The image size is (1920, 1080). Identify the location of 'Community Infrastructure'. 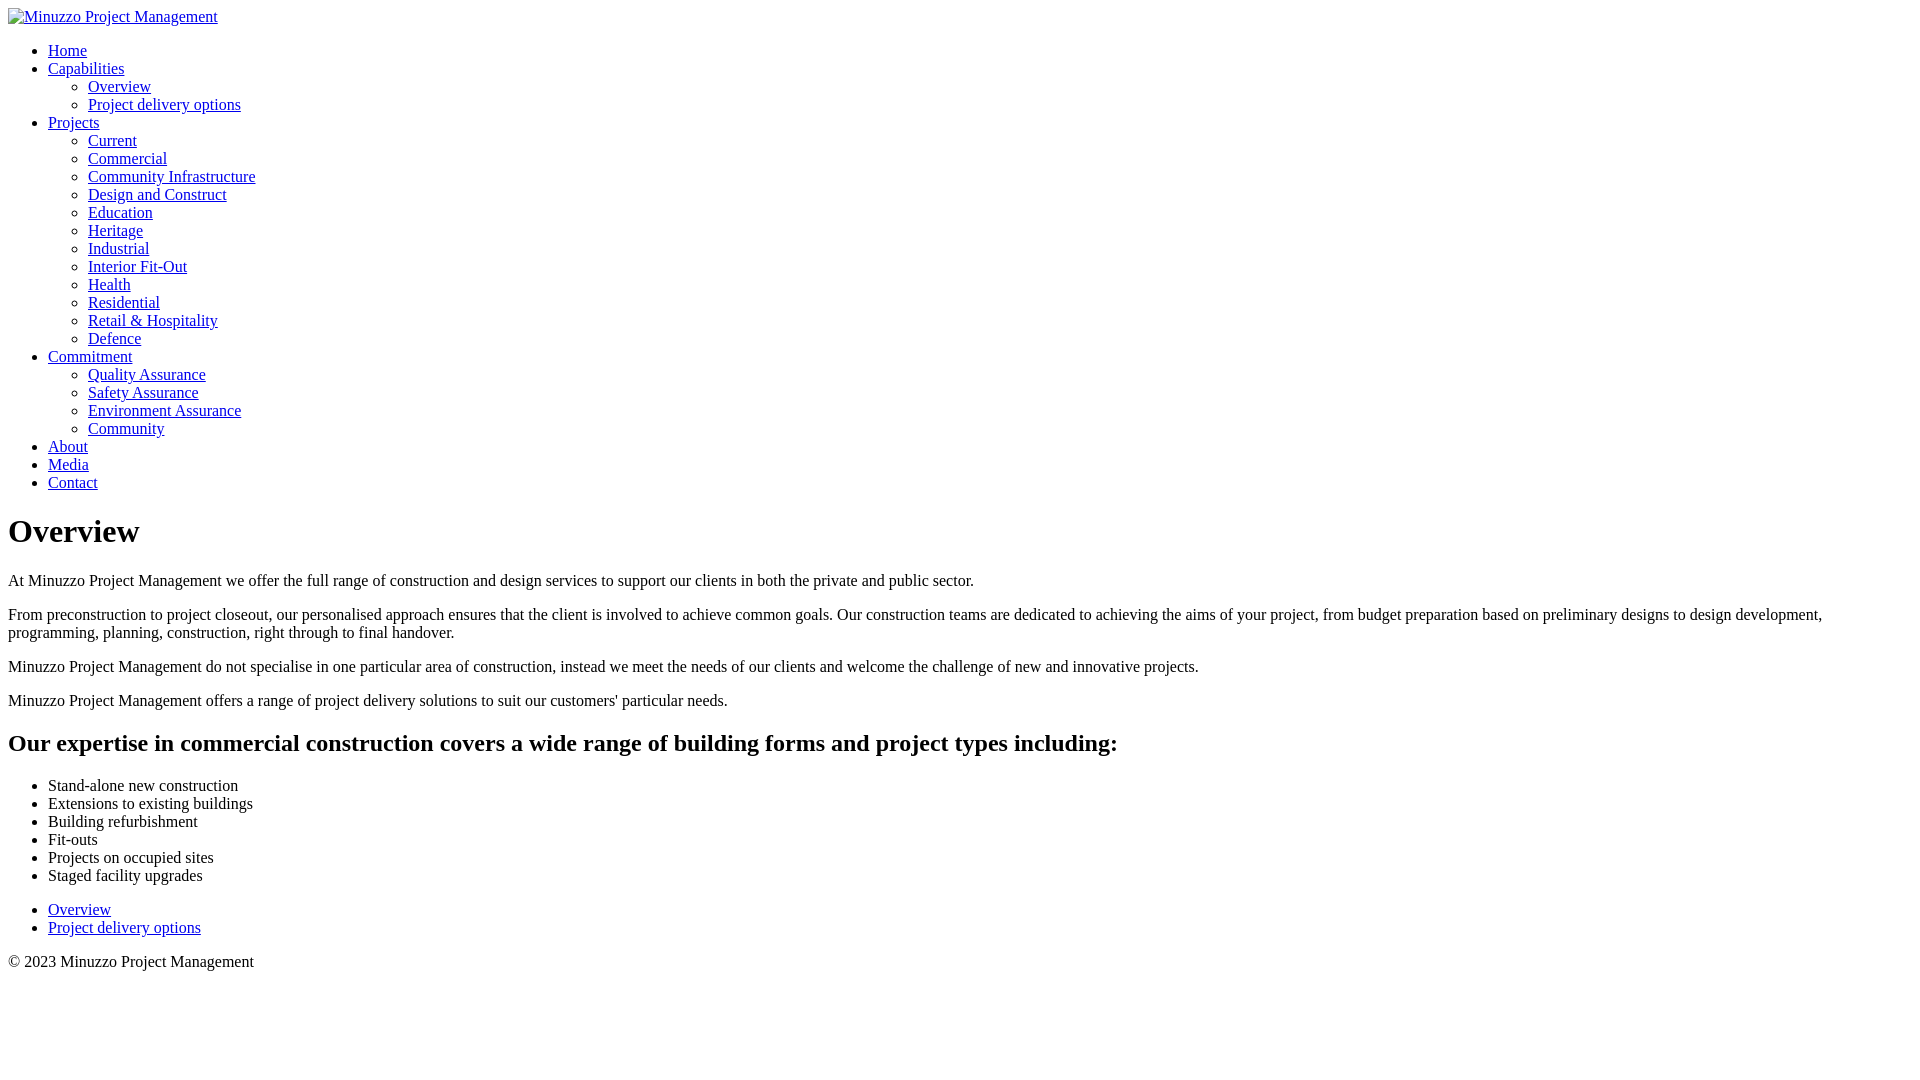
(172, 175).